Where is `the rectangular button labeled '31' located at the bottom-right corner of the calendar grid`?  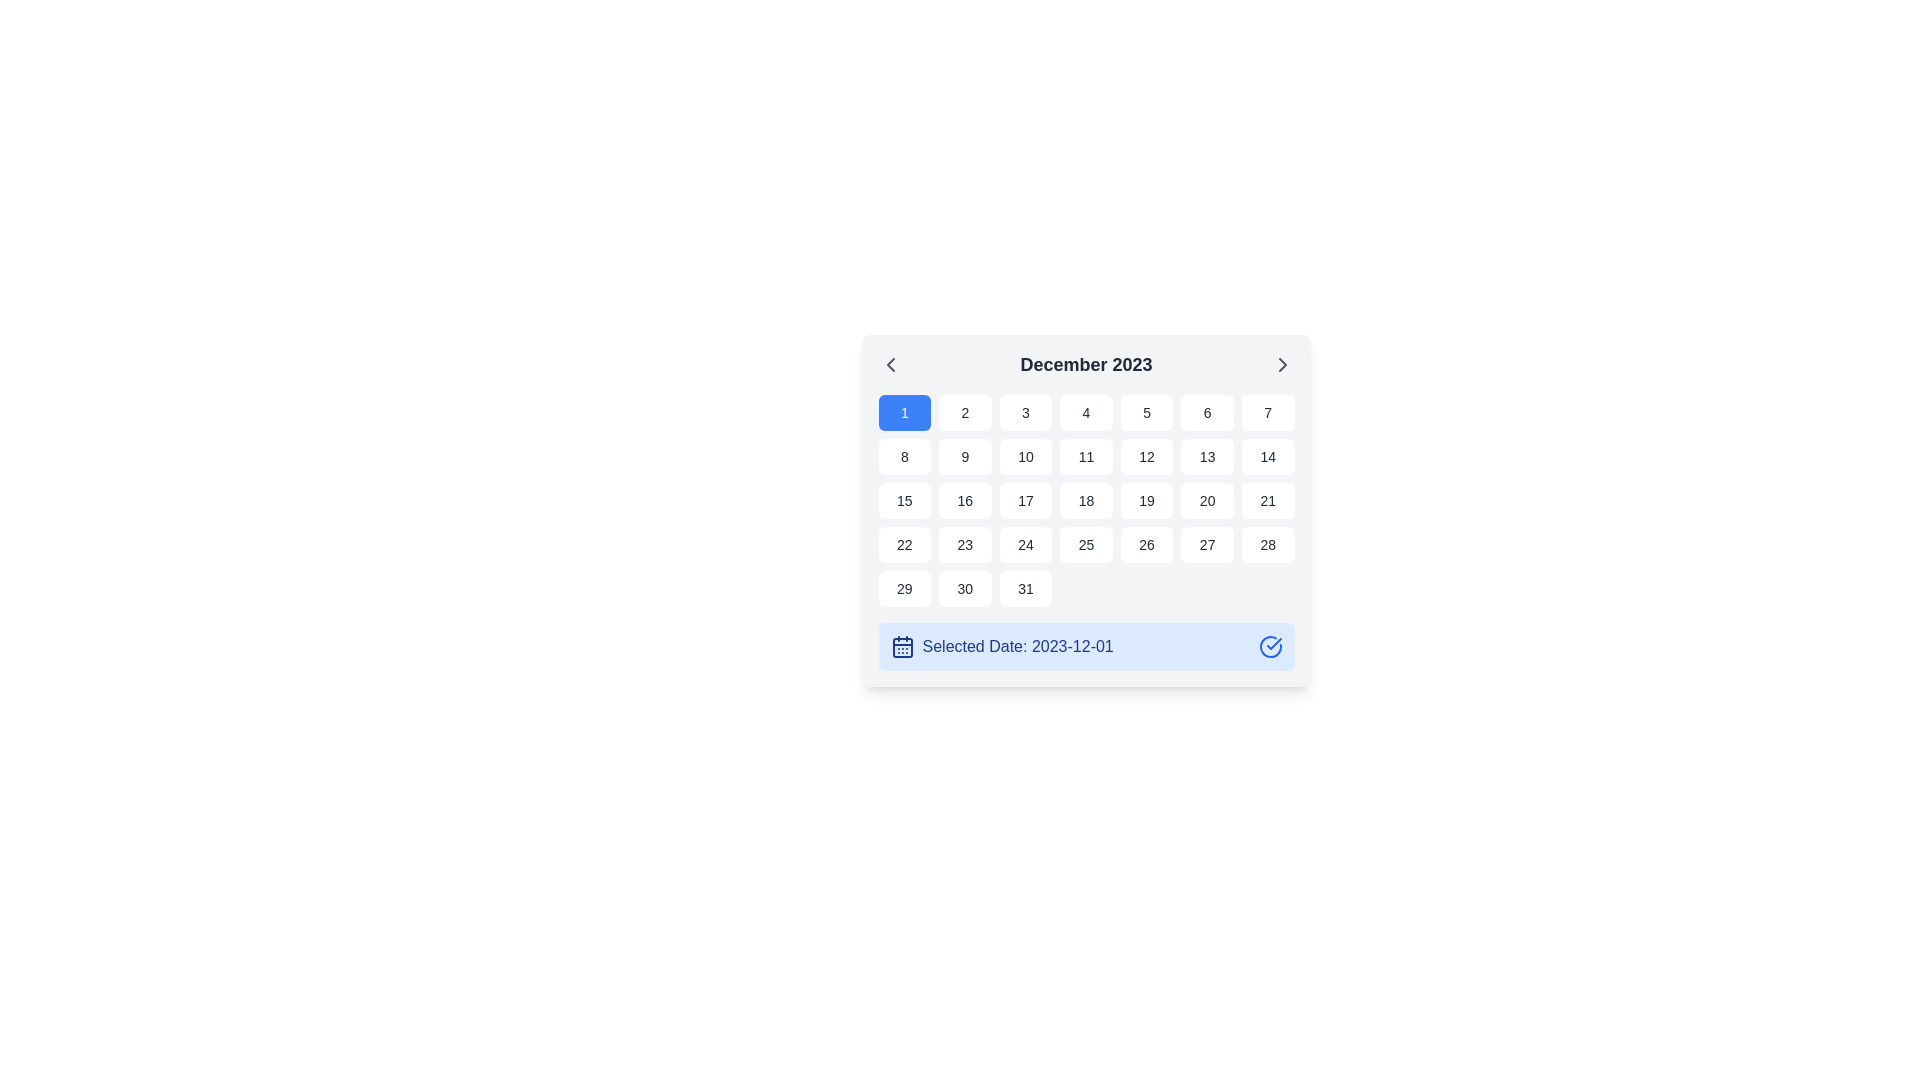
the rectangular button labeled '31' located at the bottom-right corner of the calendar grid is located at coordinates (1025, 588).